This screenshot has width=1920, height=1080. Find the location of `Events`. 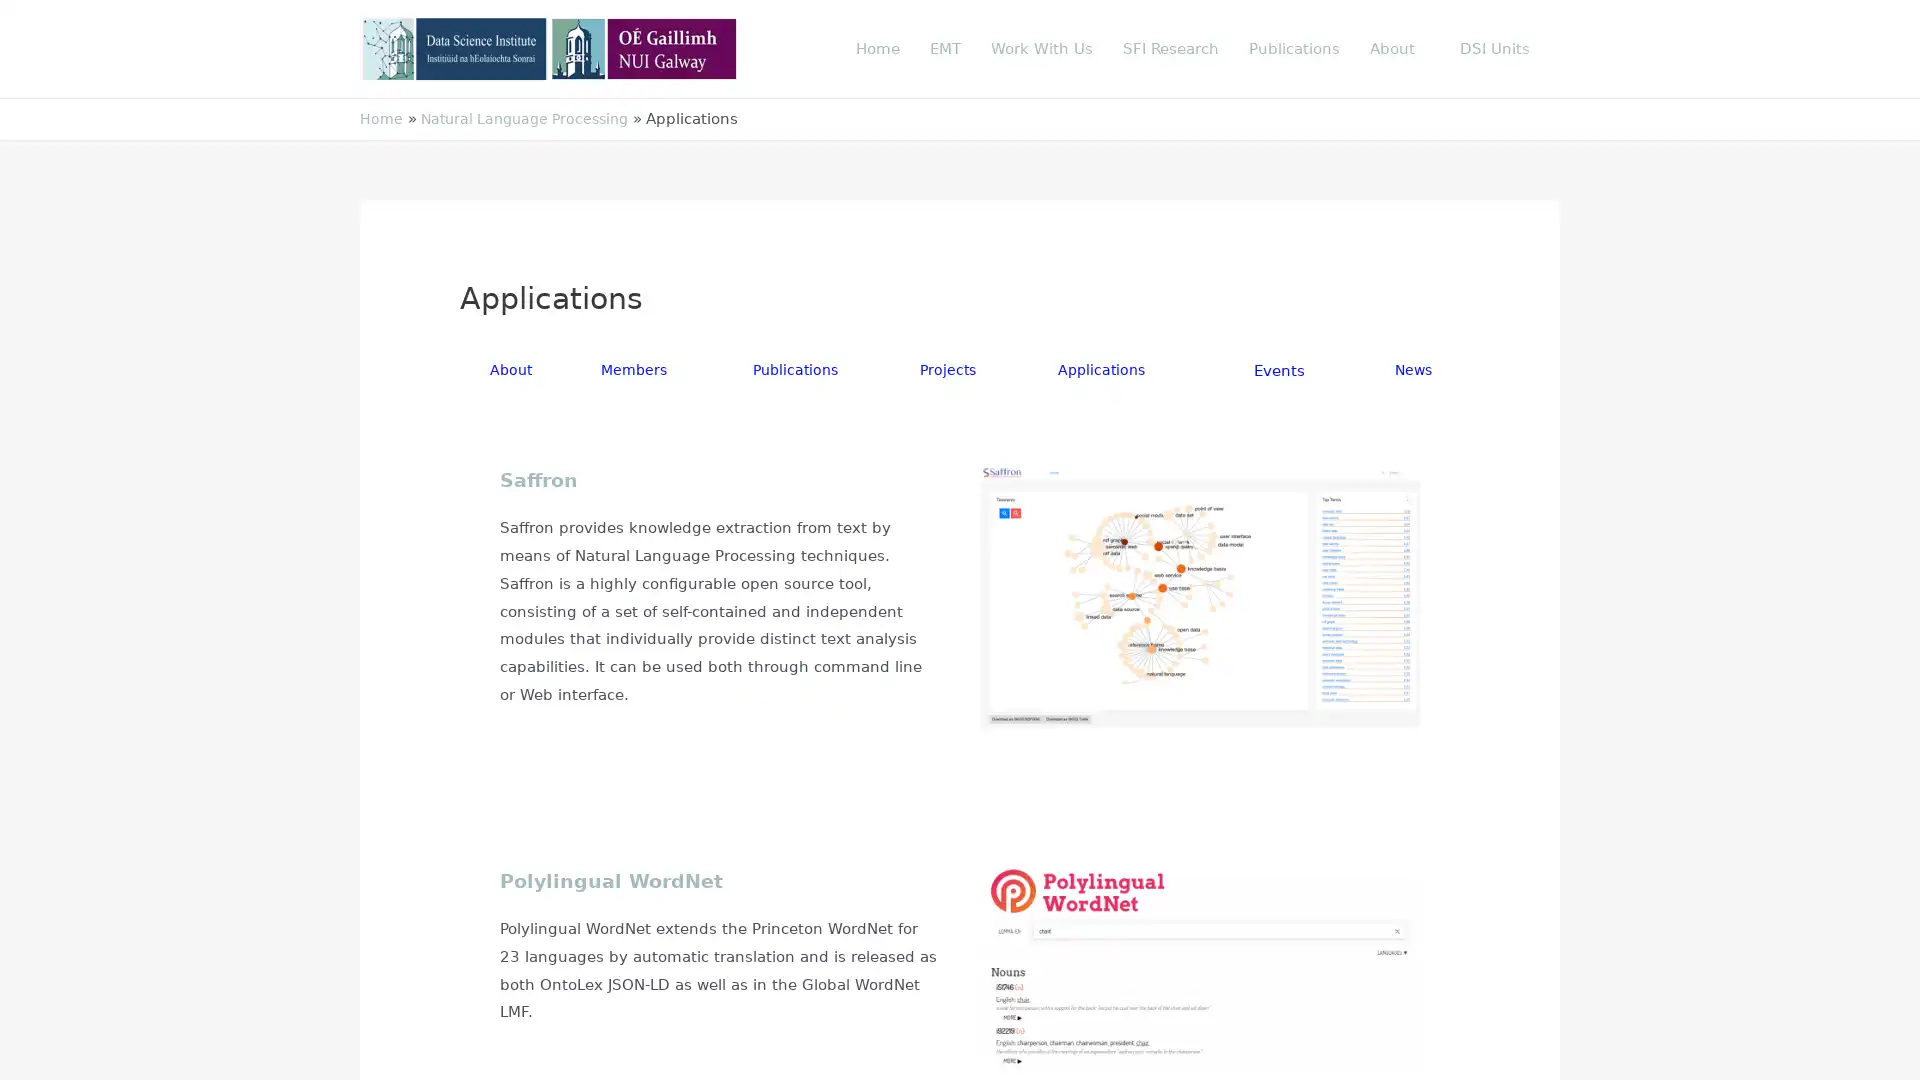

Events is located at coordinates (1281, 370).